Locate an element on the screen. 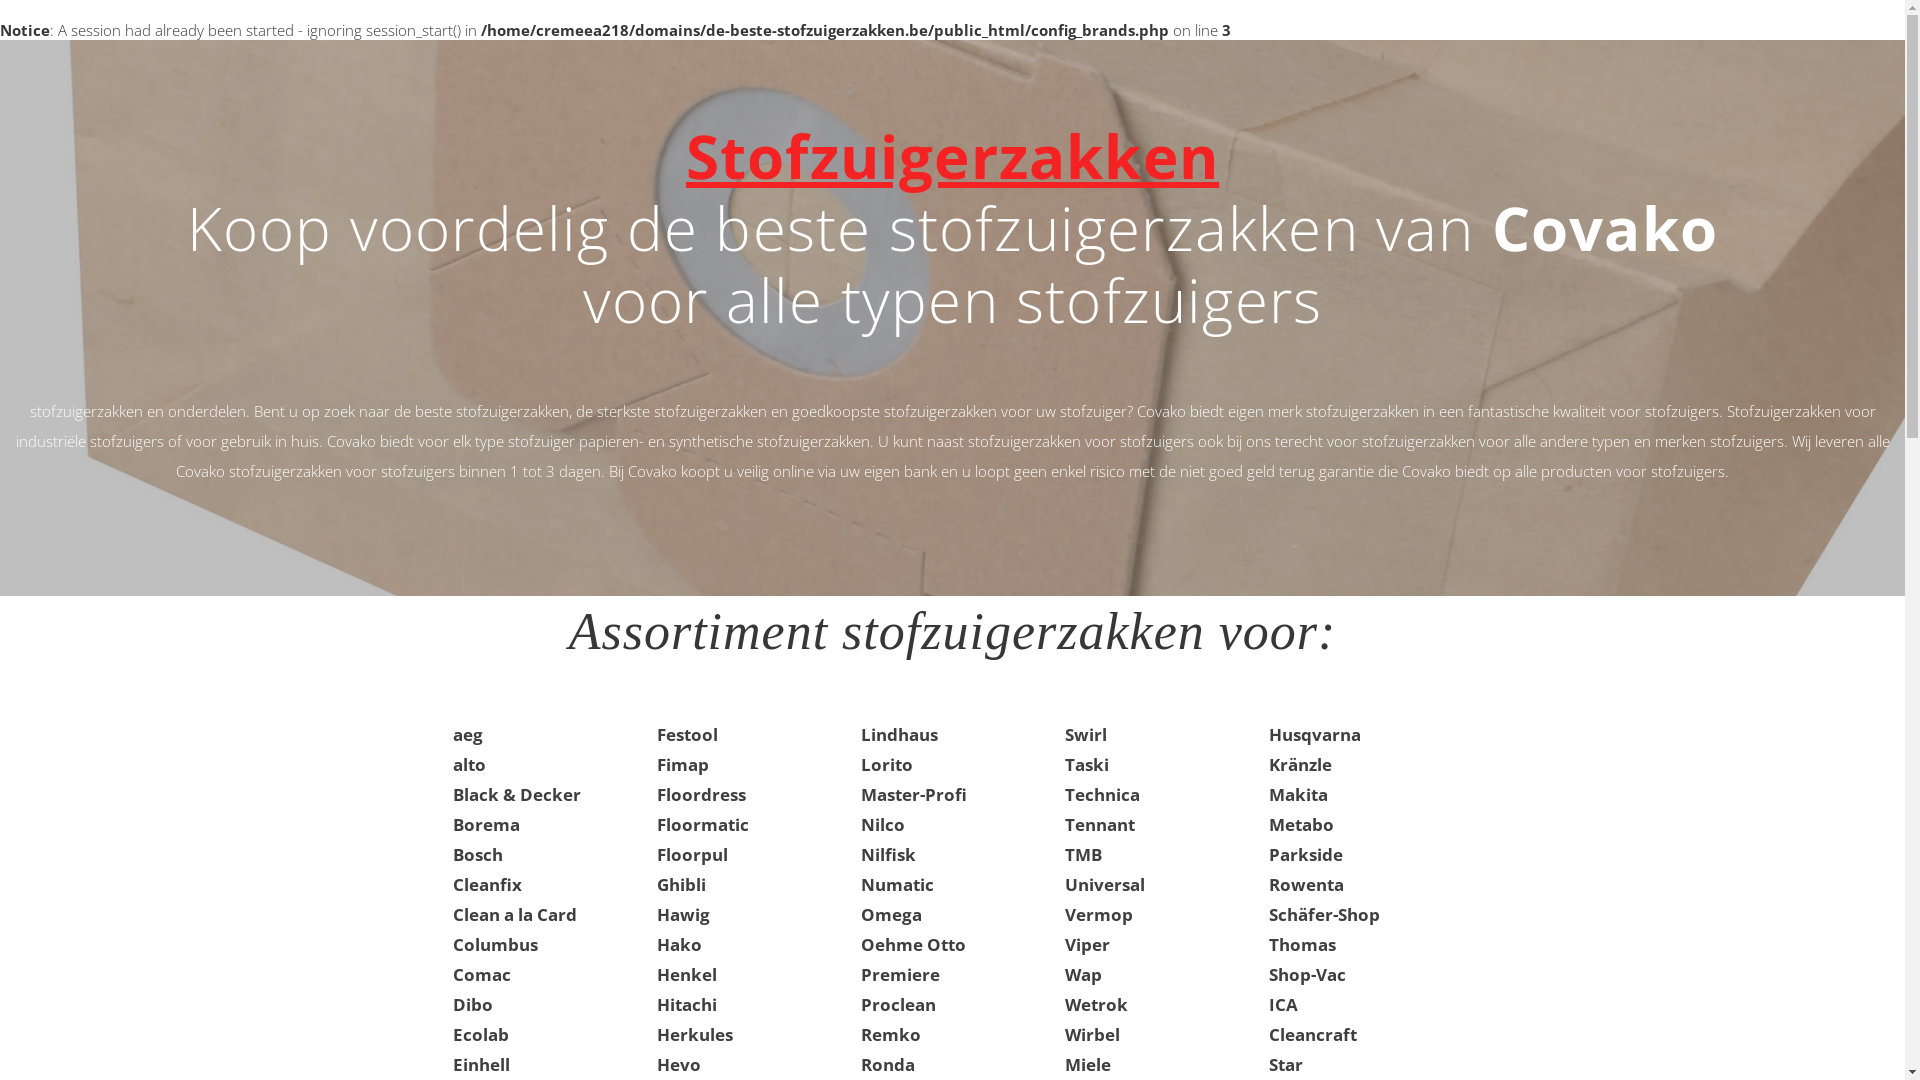 This screenshot has width=1920, height=1080. 'aeg' is located at coordinates (465, 734).